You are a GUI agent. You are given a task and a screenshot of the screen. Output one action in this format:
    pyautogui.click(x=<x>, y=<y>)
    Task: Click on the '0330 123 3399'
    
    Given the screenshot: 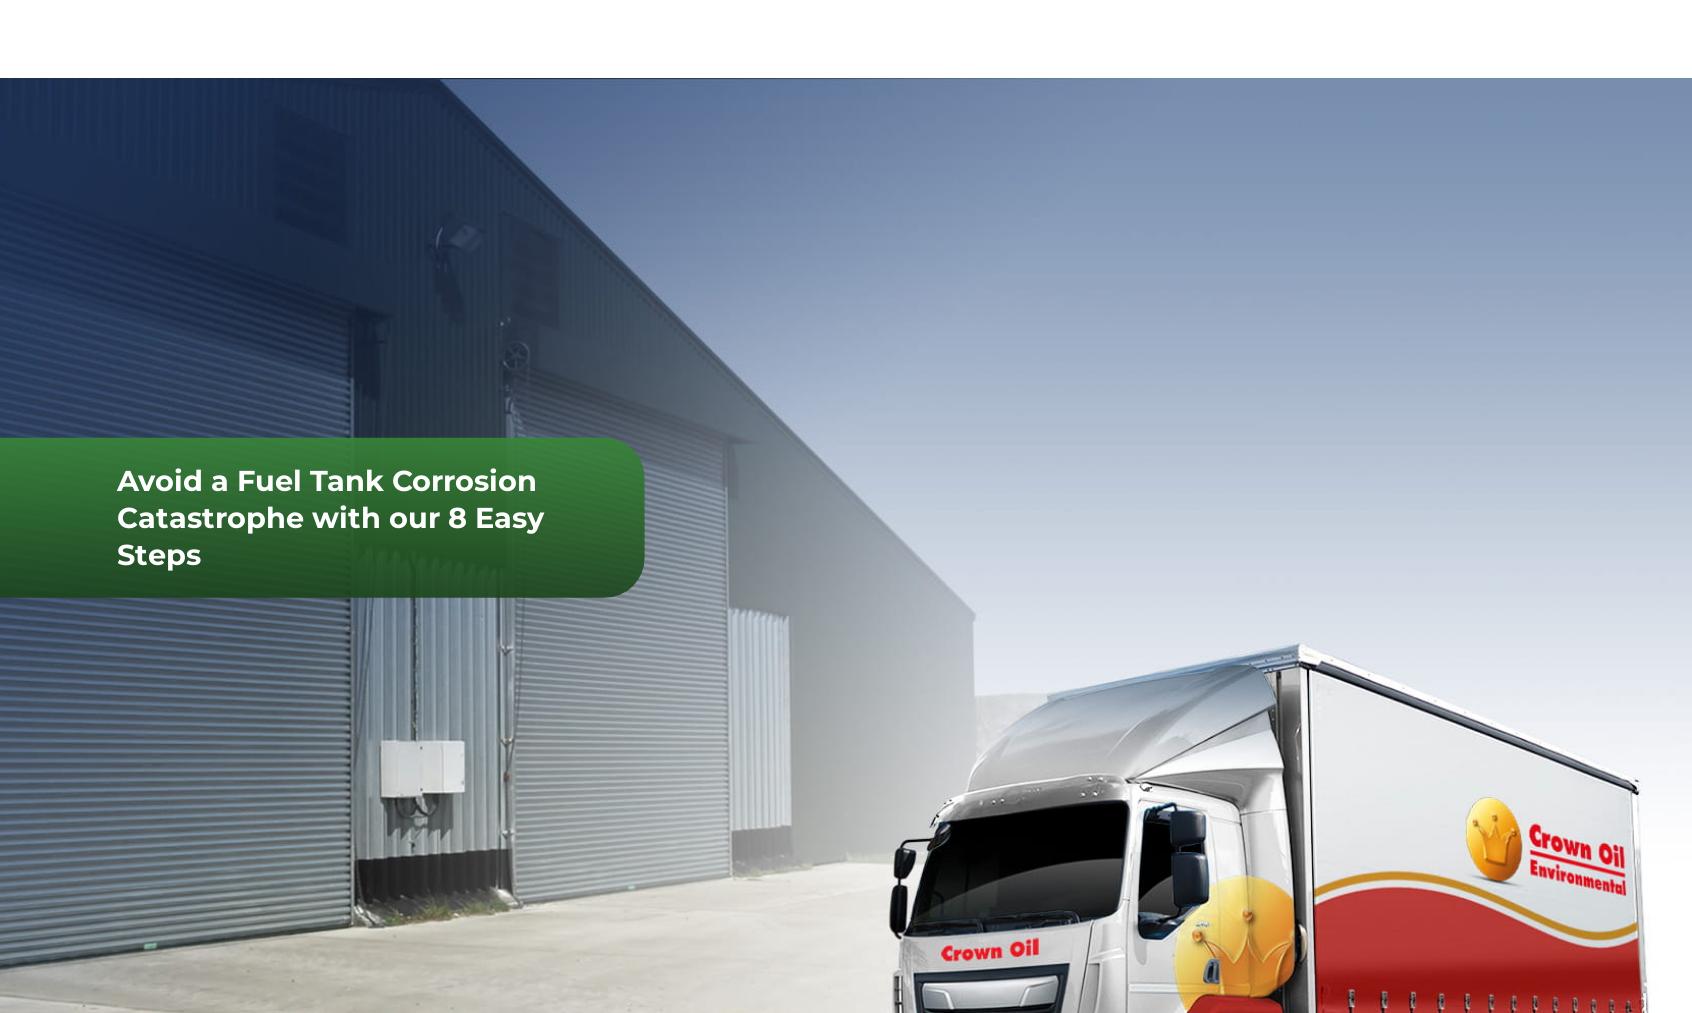 What is the action you would take?
    pyautogui.click(x=625, y=36)
    